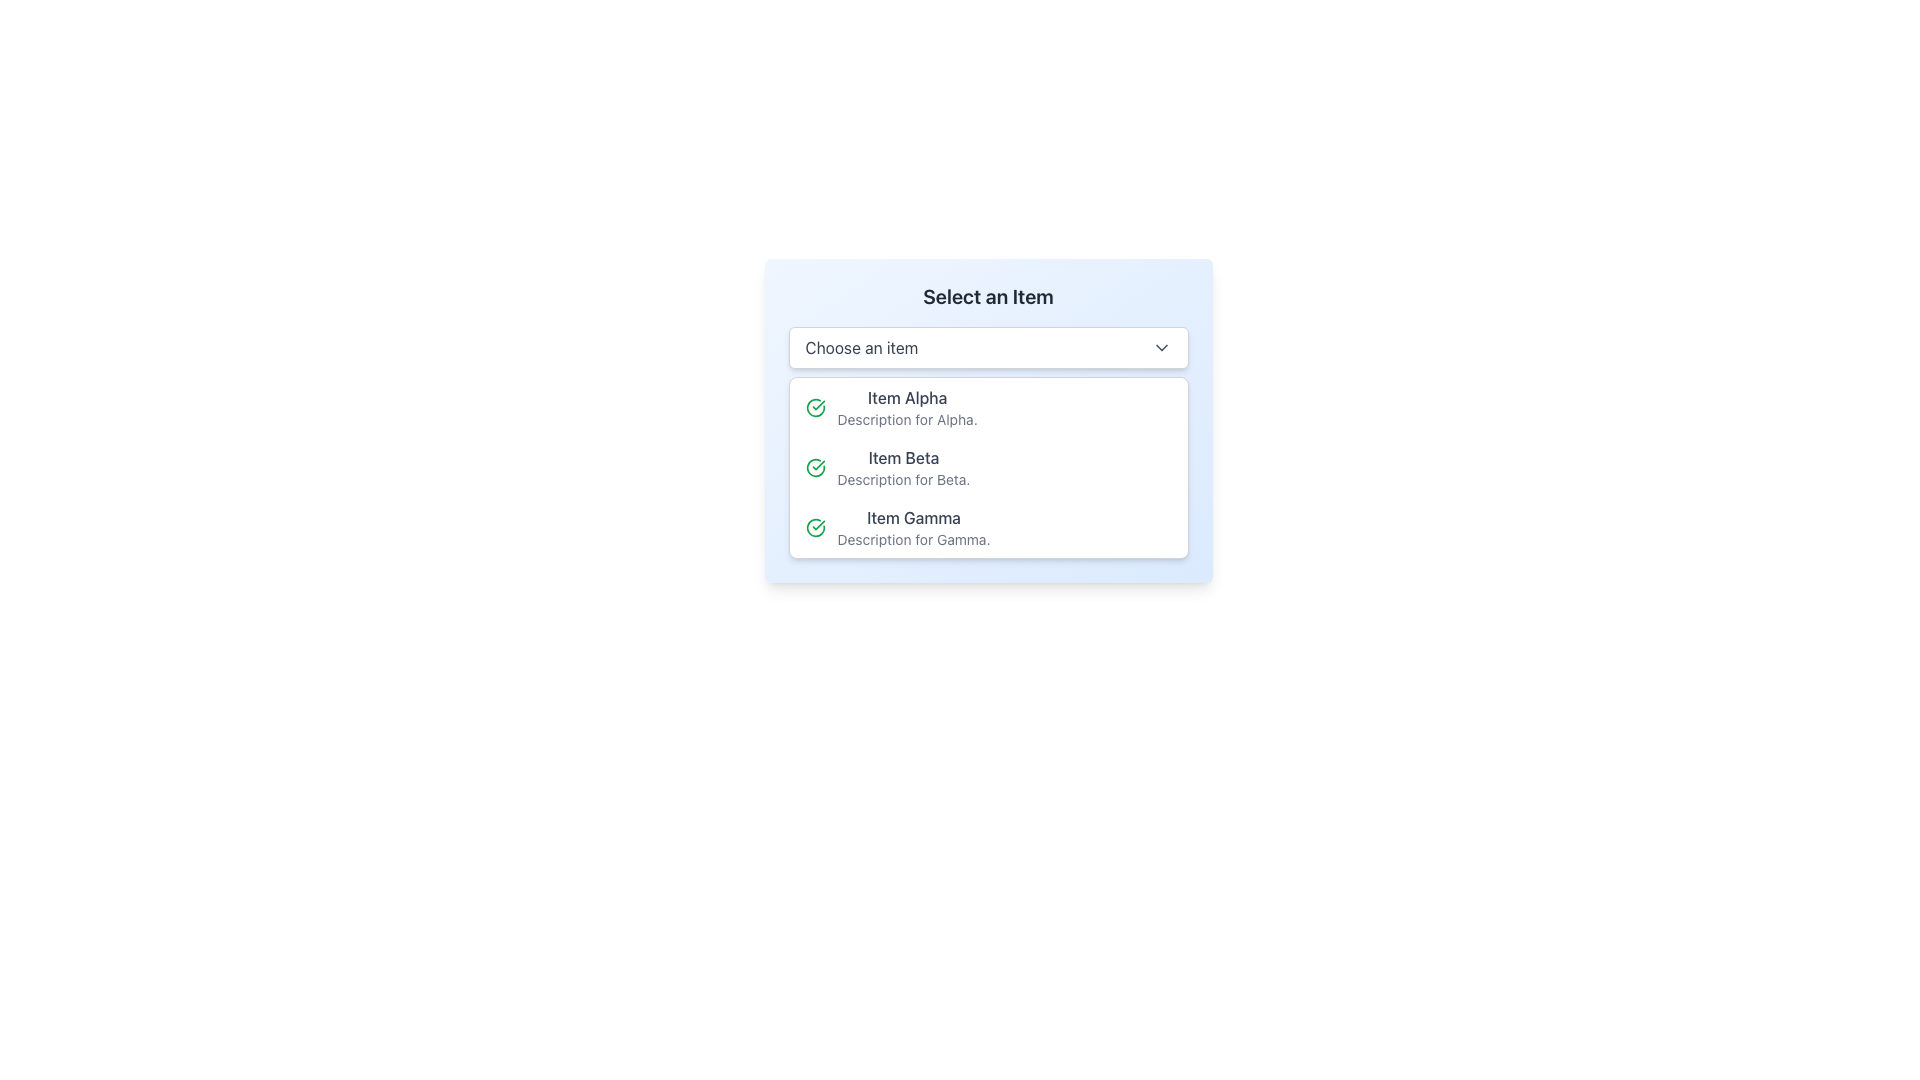 This screenshot has width=1920, height=1080. What do you see at coordinates (906, 397) in the screenshot?
I see `the text label that serves as the title for the selectable item, positioned at the top of the first item block in the dropdown` at bounding box center [906, 397].